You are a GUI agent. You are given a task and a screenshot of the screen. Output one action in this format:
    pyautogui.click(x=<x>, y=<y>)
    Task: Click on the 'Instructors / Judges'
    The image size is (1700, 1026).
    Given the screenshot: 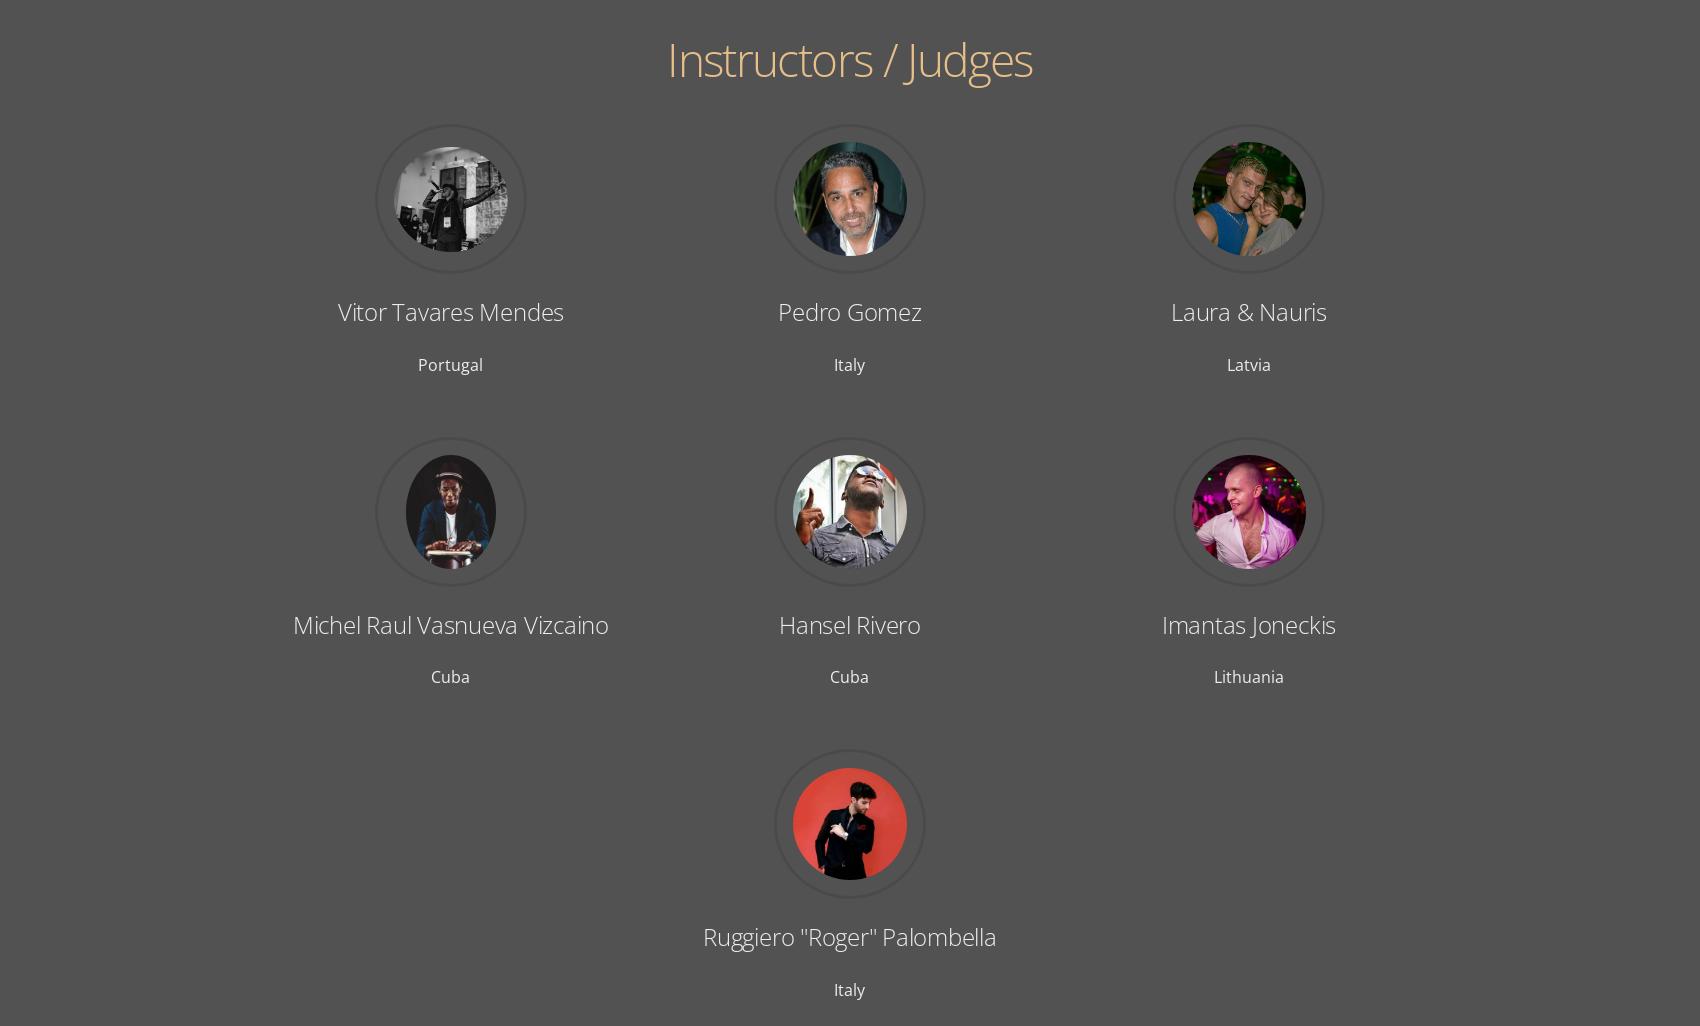 What is the action you would take?
    pyautogui.click(x=848, y=56)
    